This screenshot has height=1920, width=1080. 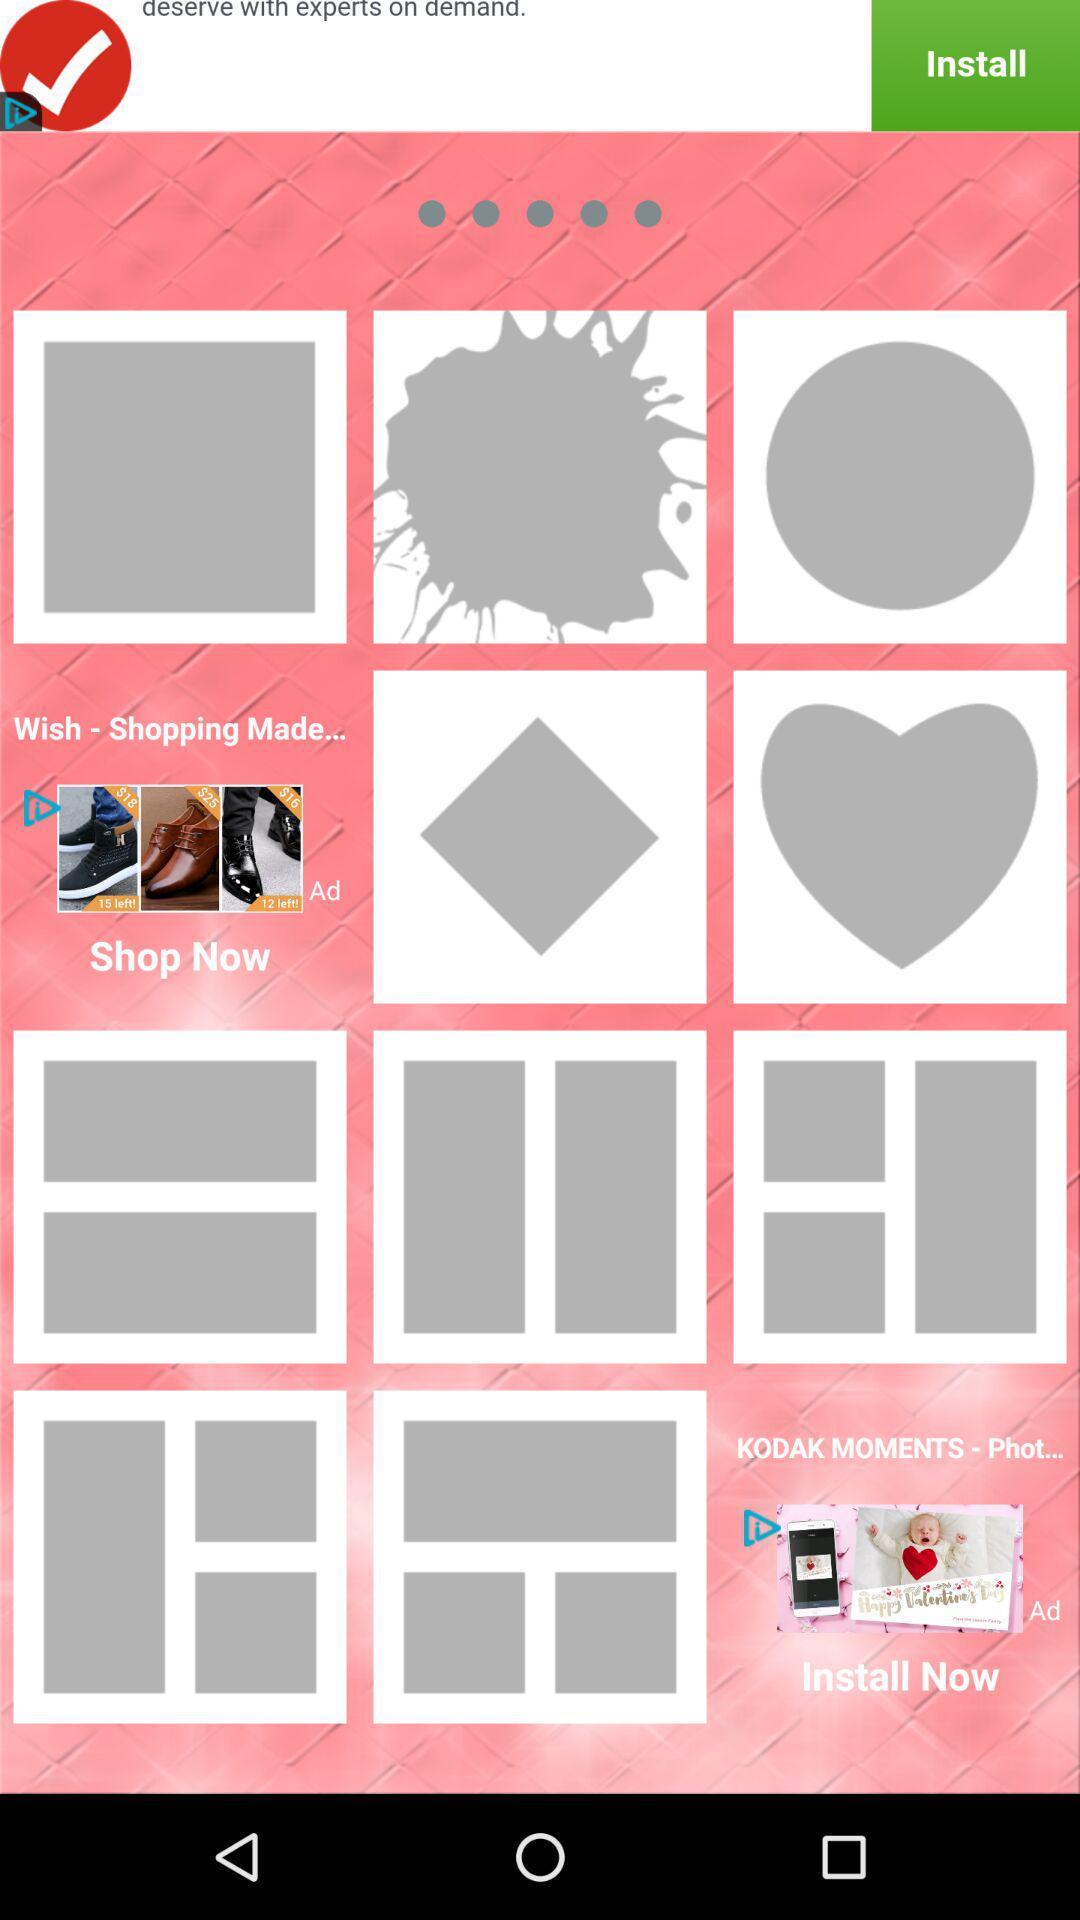 What do you see at coordinates (540, 475) in the screenshot?
I see `choose the selection` at bounding box center [540, 475].